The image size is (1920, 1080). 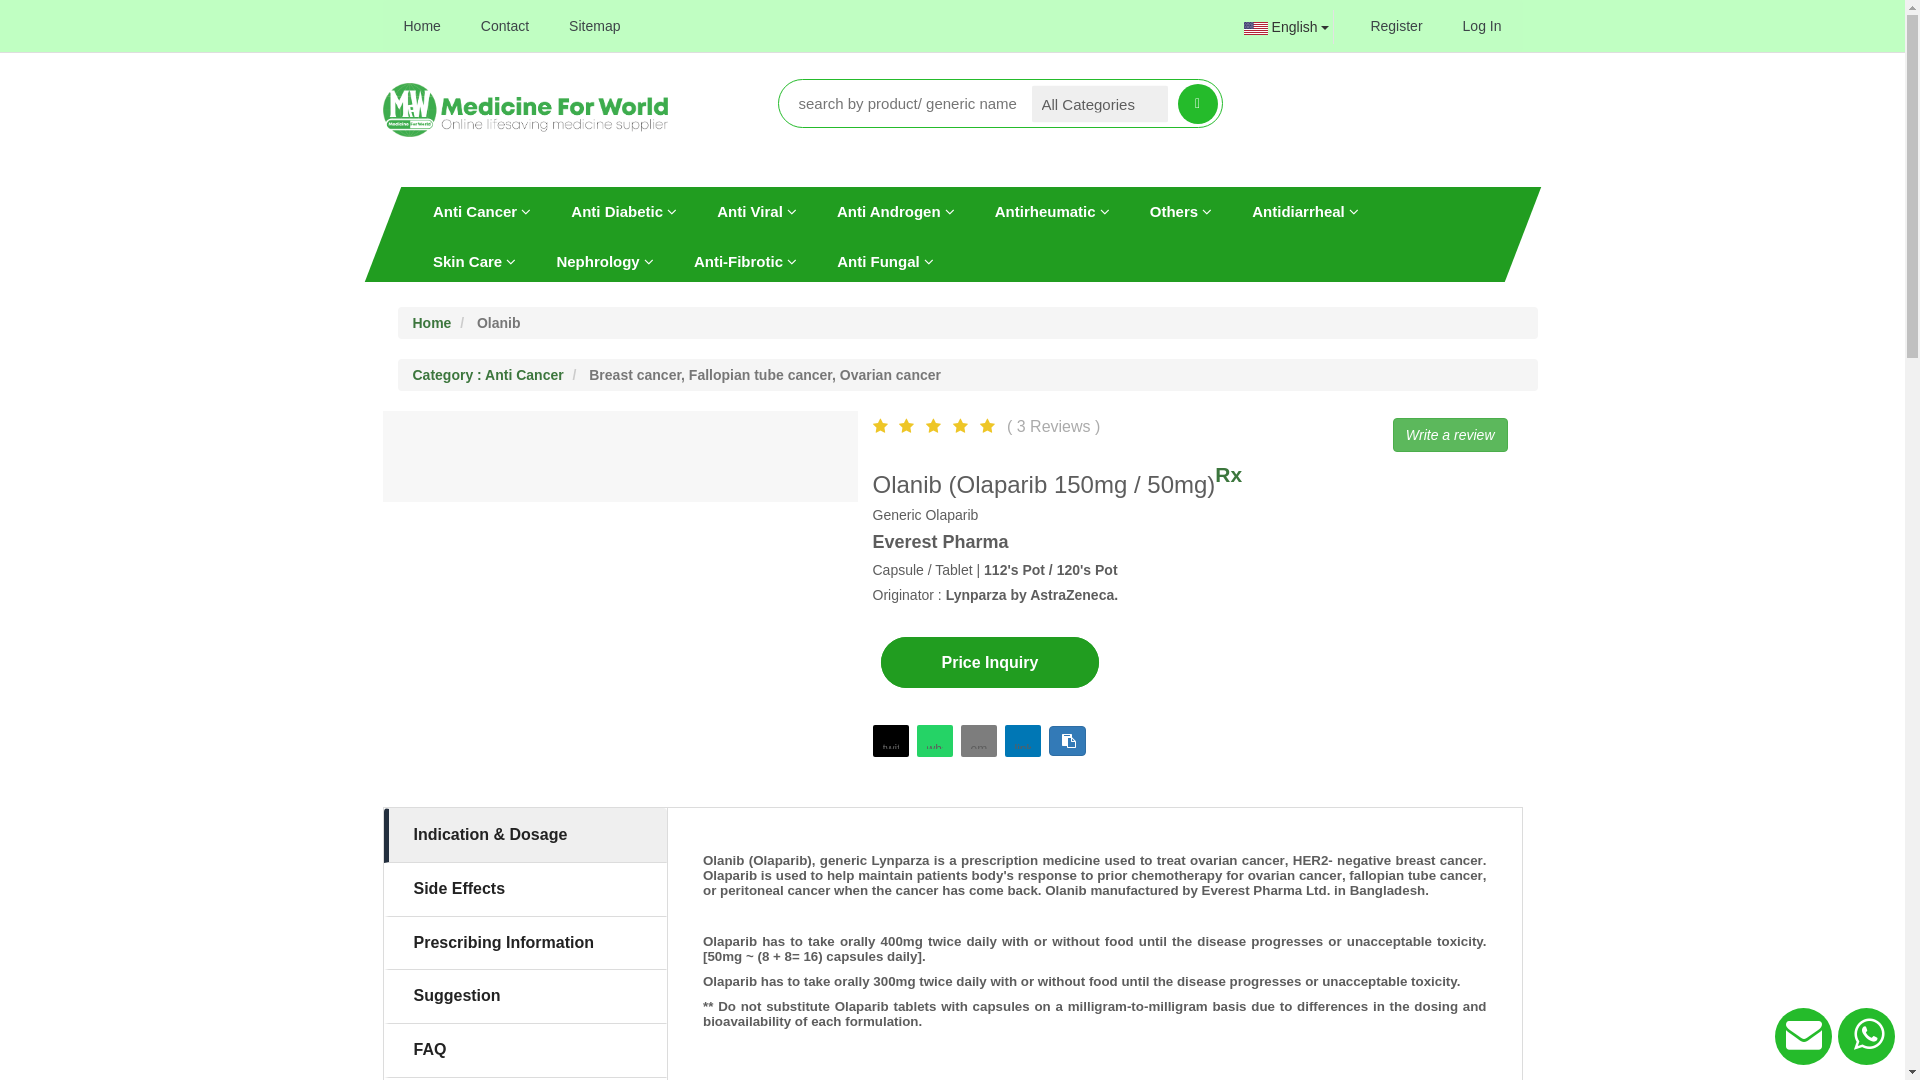 I want to click on 'Register', so click(x=1395, y=26).